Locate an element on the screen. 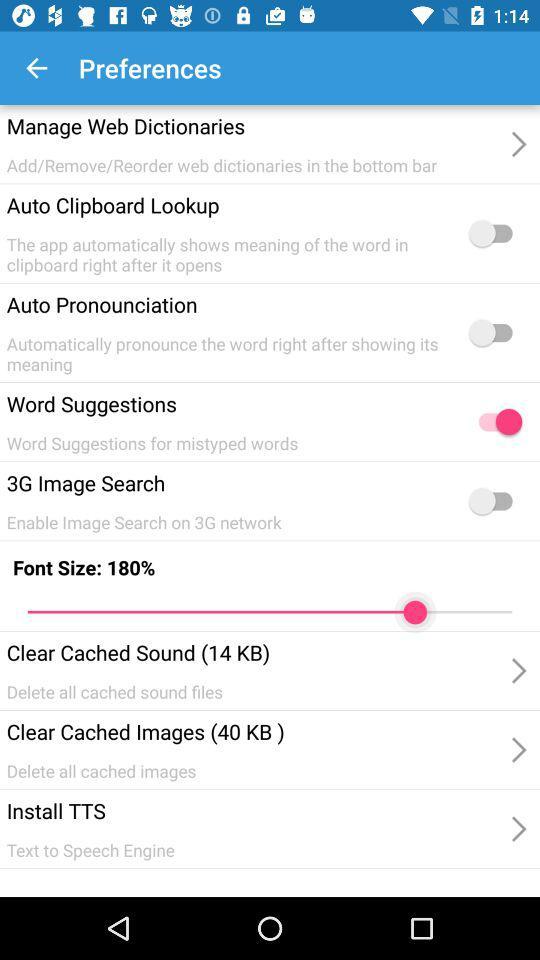 The image size is (540, 960). auto pronounciation is located at coordinates (494, 332).